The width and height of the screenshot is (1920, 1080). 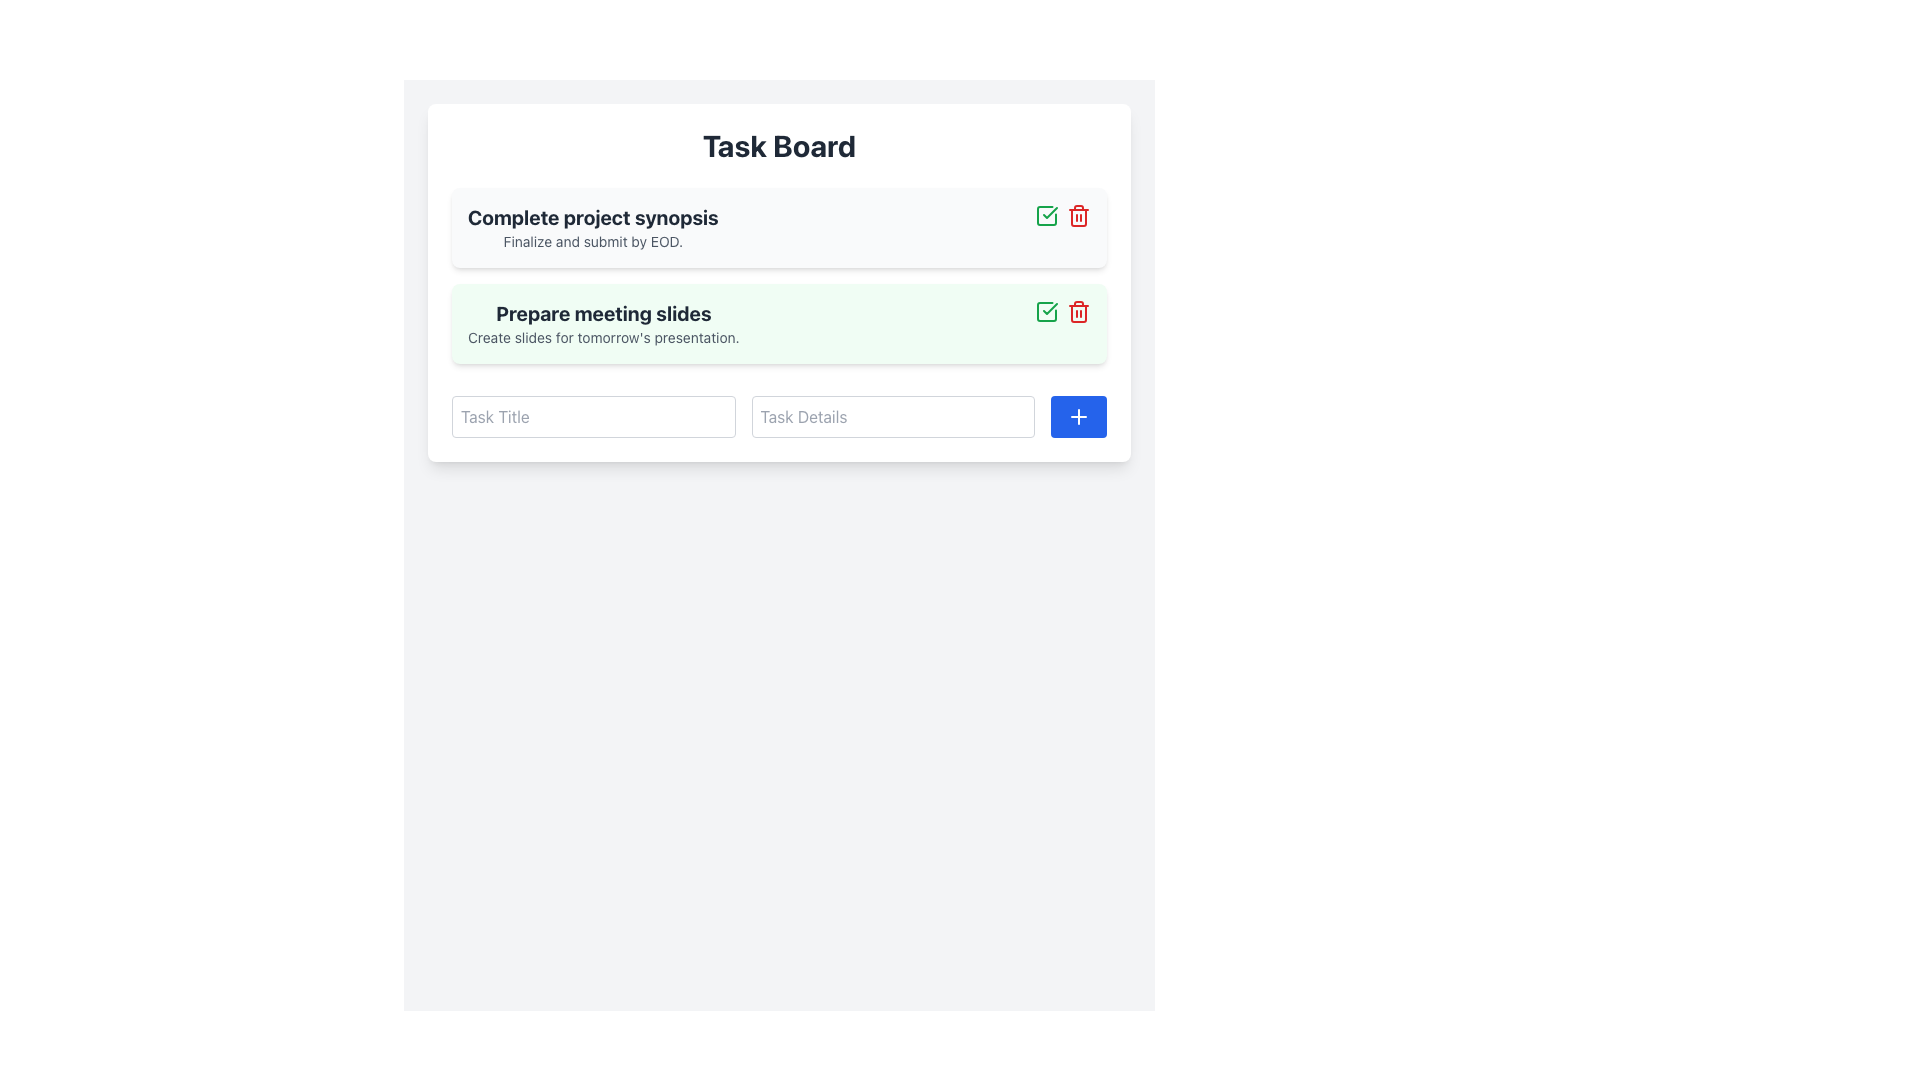 I want to click on the red trash bin icon, so click(x=1078, y=216).